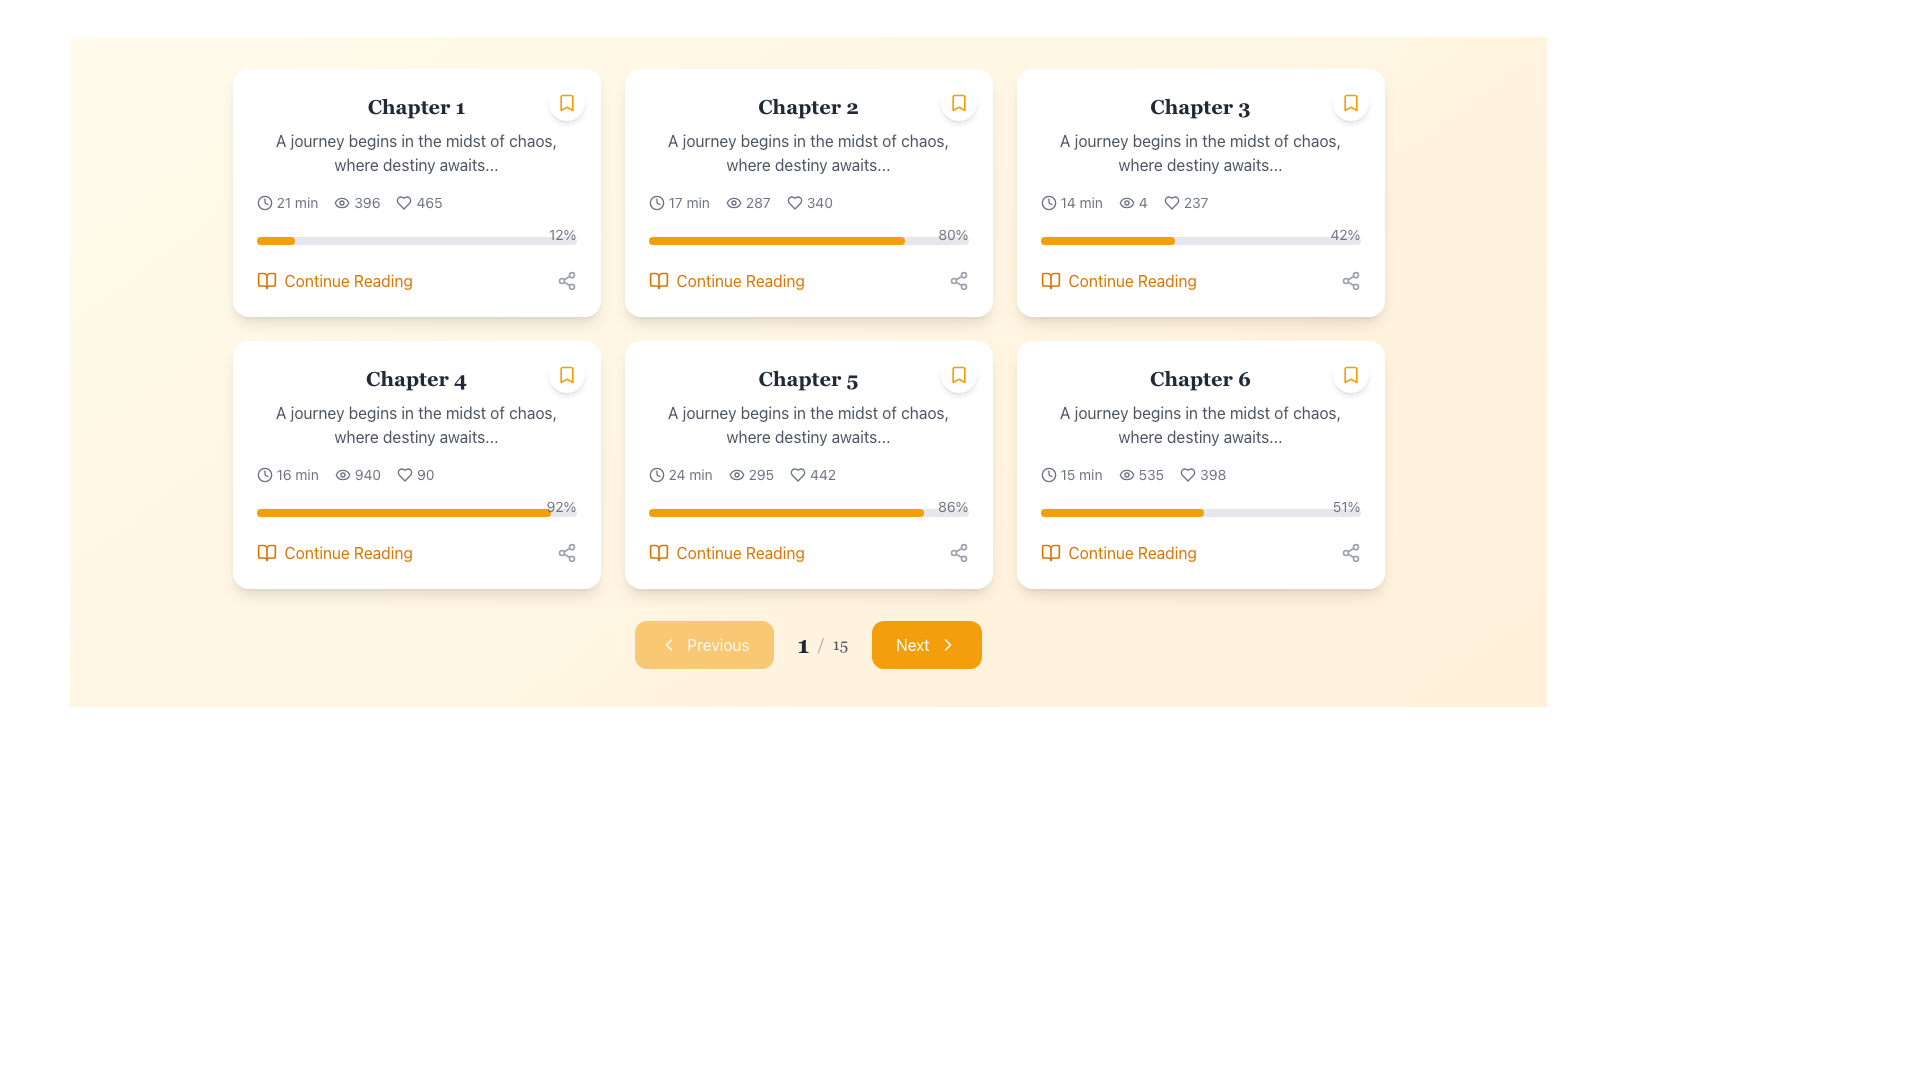 The width and height of the screenshot is (1920, 1080). Describe the element at coordinates (265, 281) in the screenshot. I see `the icon representing the 'Continue Reading' action, which is positioned to the left of the orange text label 'Continue Reading' within the card interface for 'Chapter 1.'` at that location.